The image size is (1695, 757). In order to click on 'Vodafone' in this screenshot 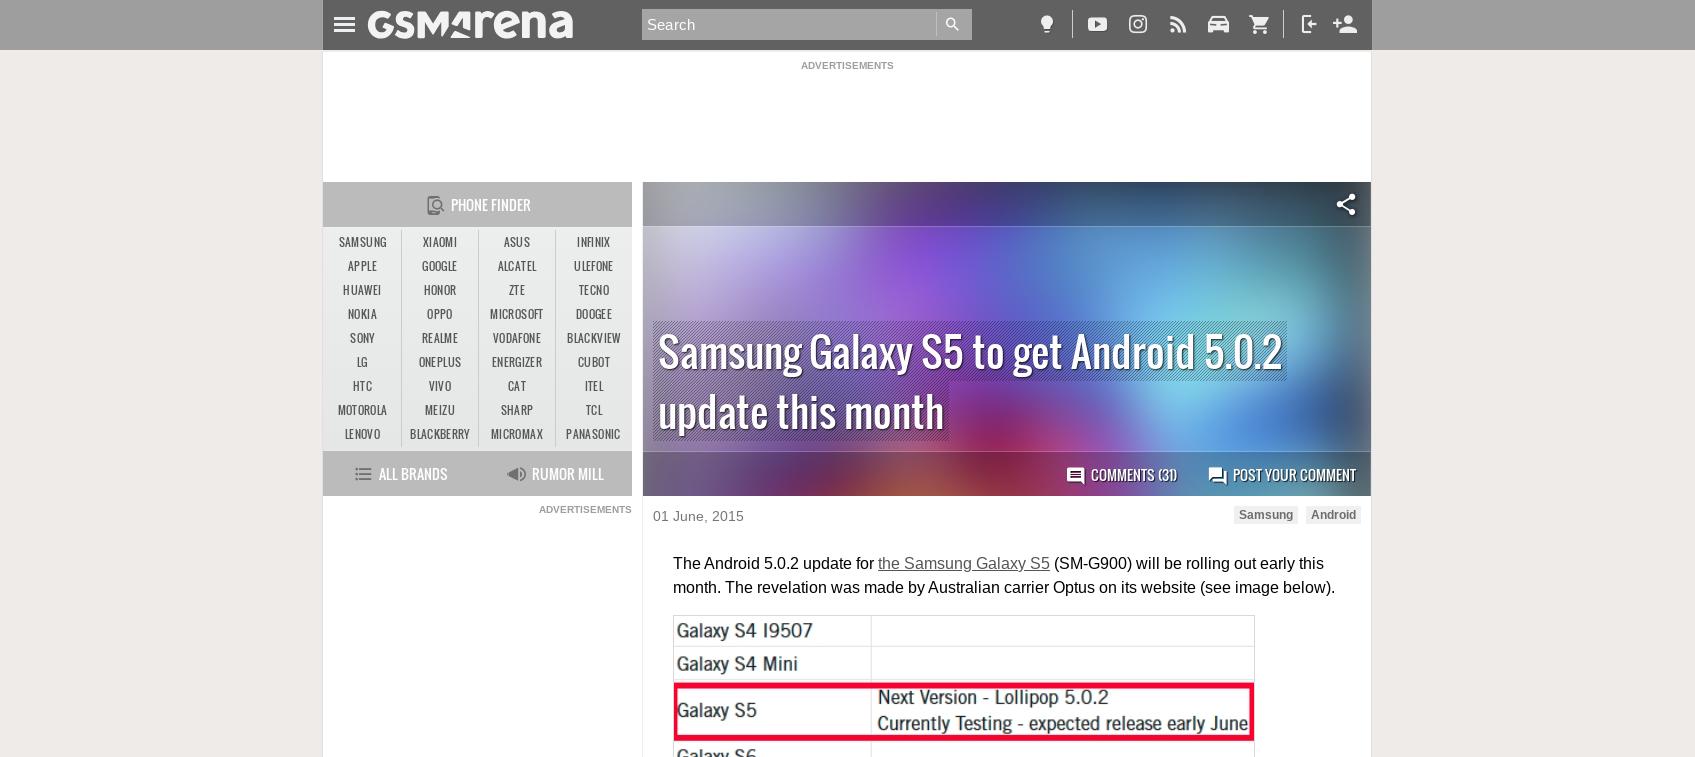, I will do `click(515, 337)`.